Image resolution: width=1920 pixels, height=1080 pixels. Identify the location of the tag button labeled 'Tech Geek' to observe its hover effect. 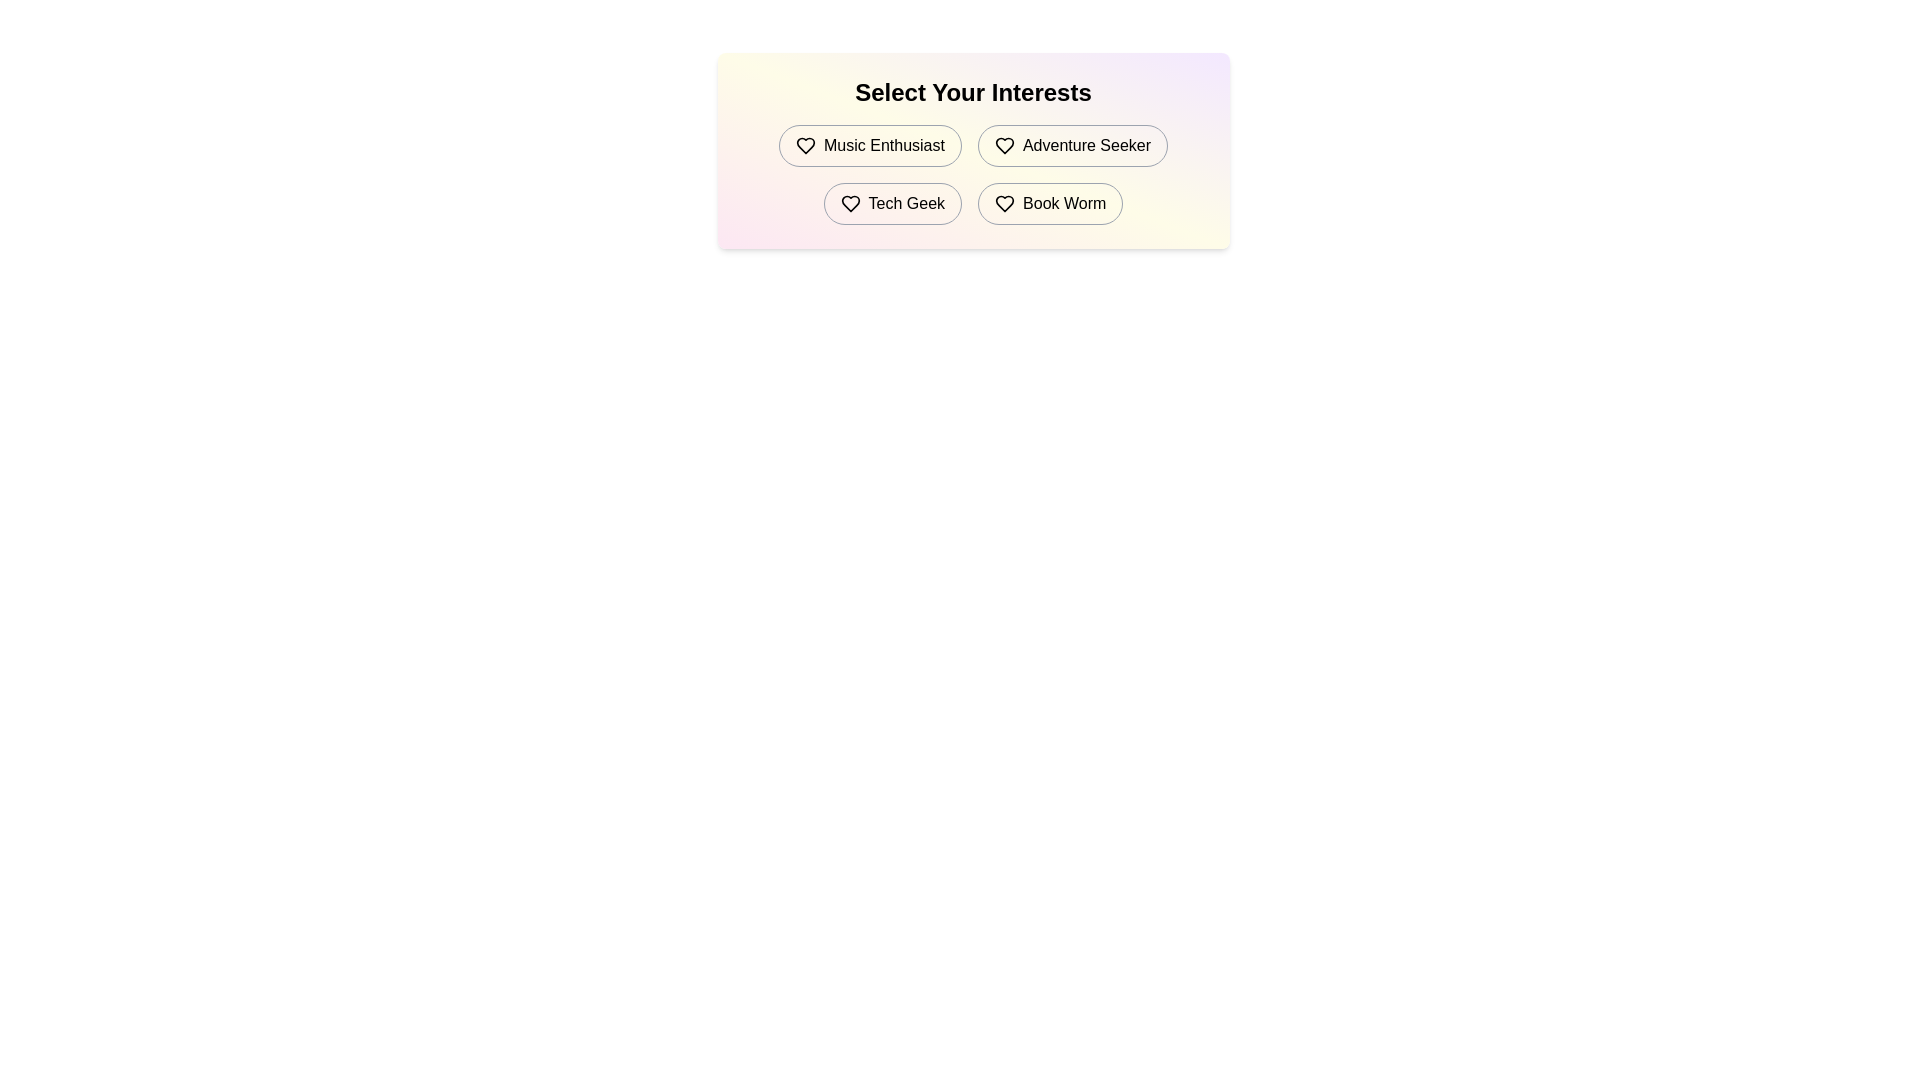
(891, 204).